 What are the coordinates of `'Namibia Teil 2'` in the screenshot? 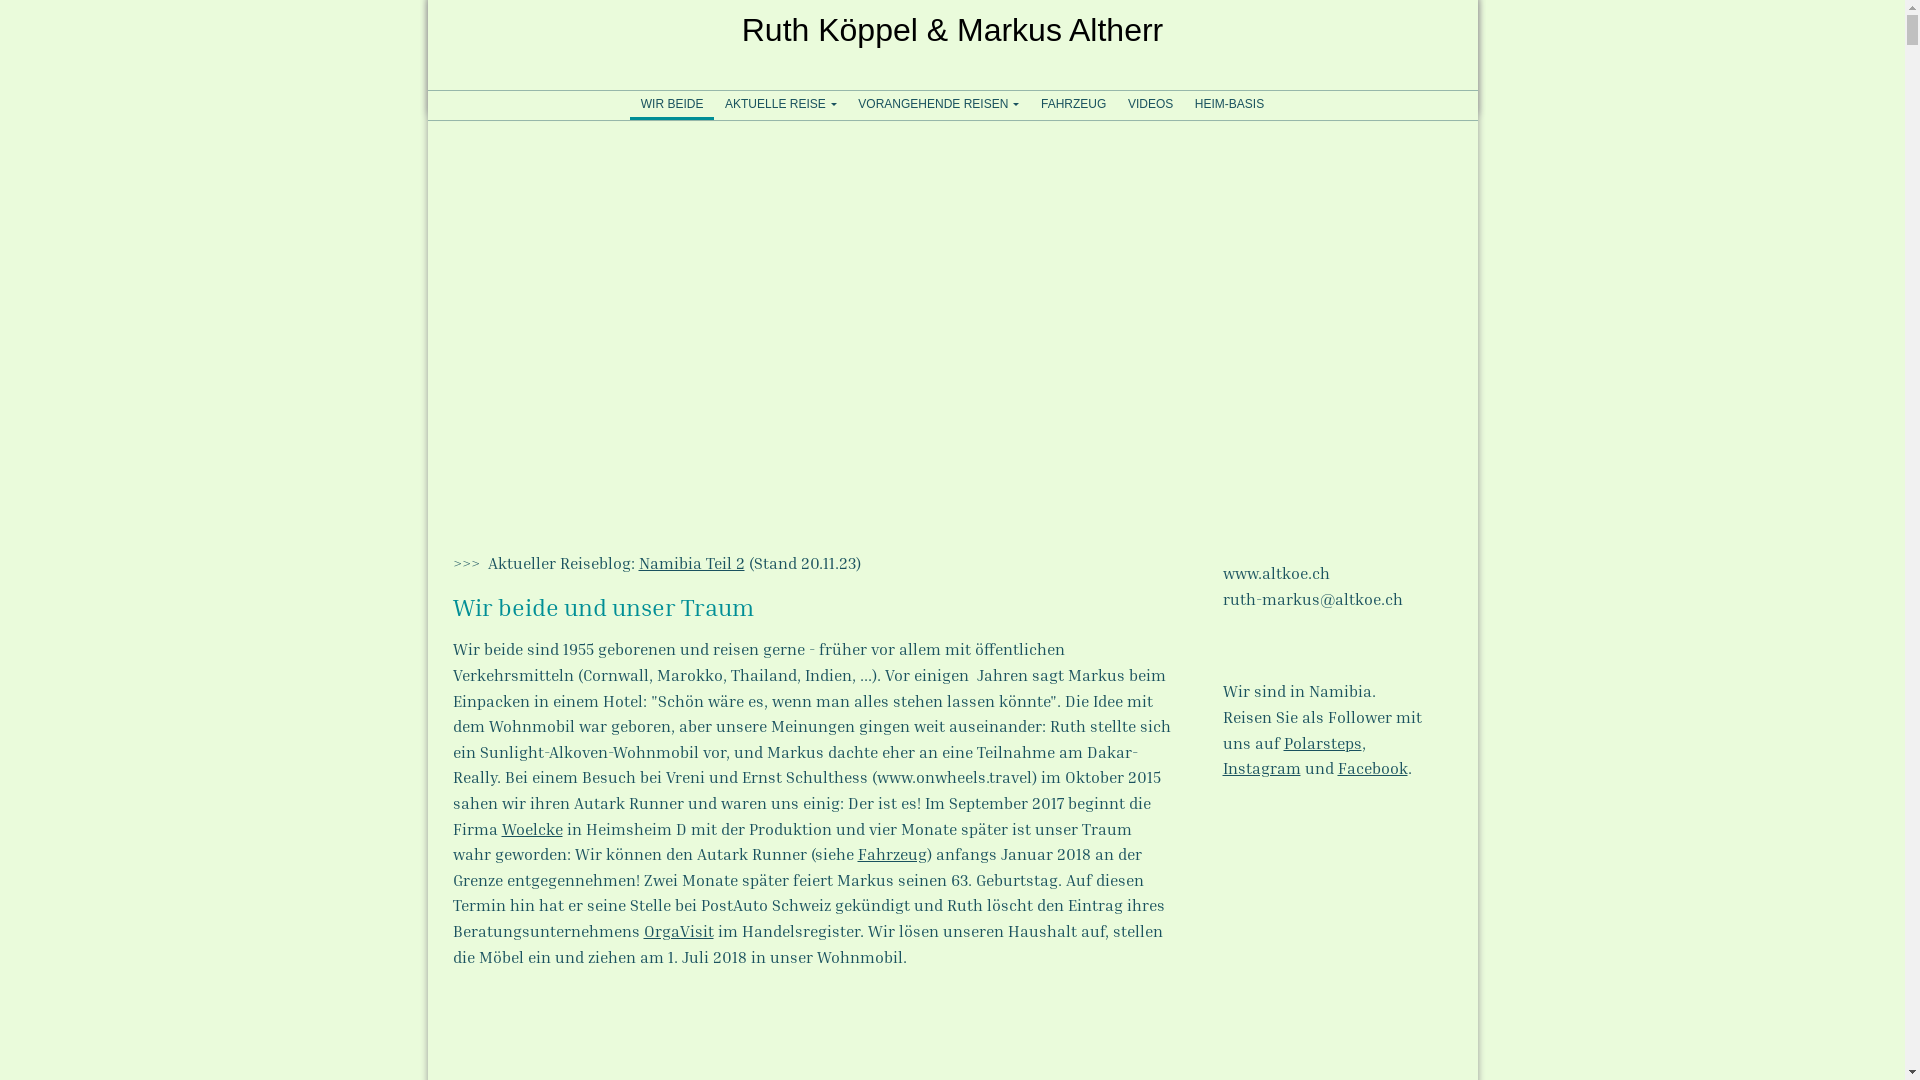 It's located at (637, 563).